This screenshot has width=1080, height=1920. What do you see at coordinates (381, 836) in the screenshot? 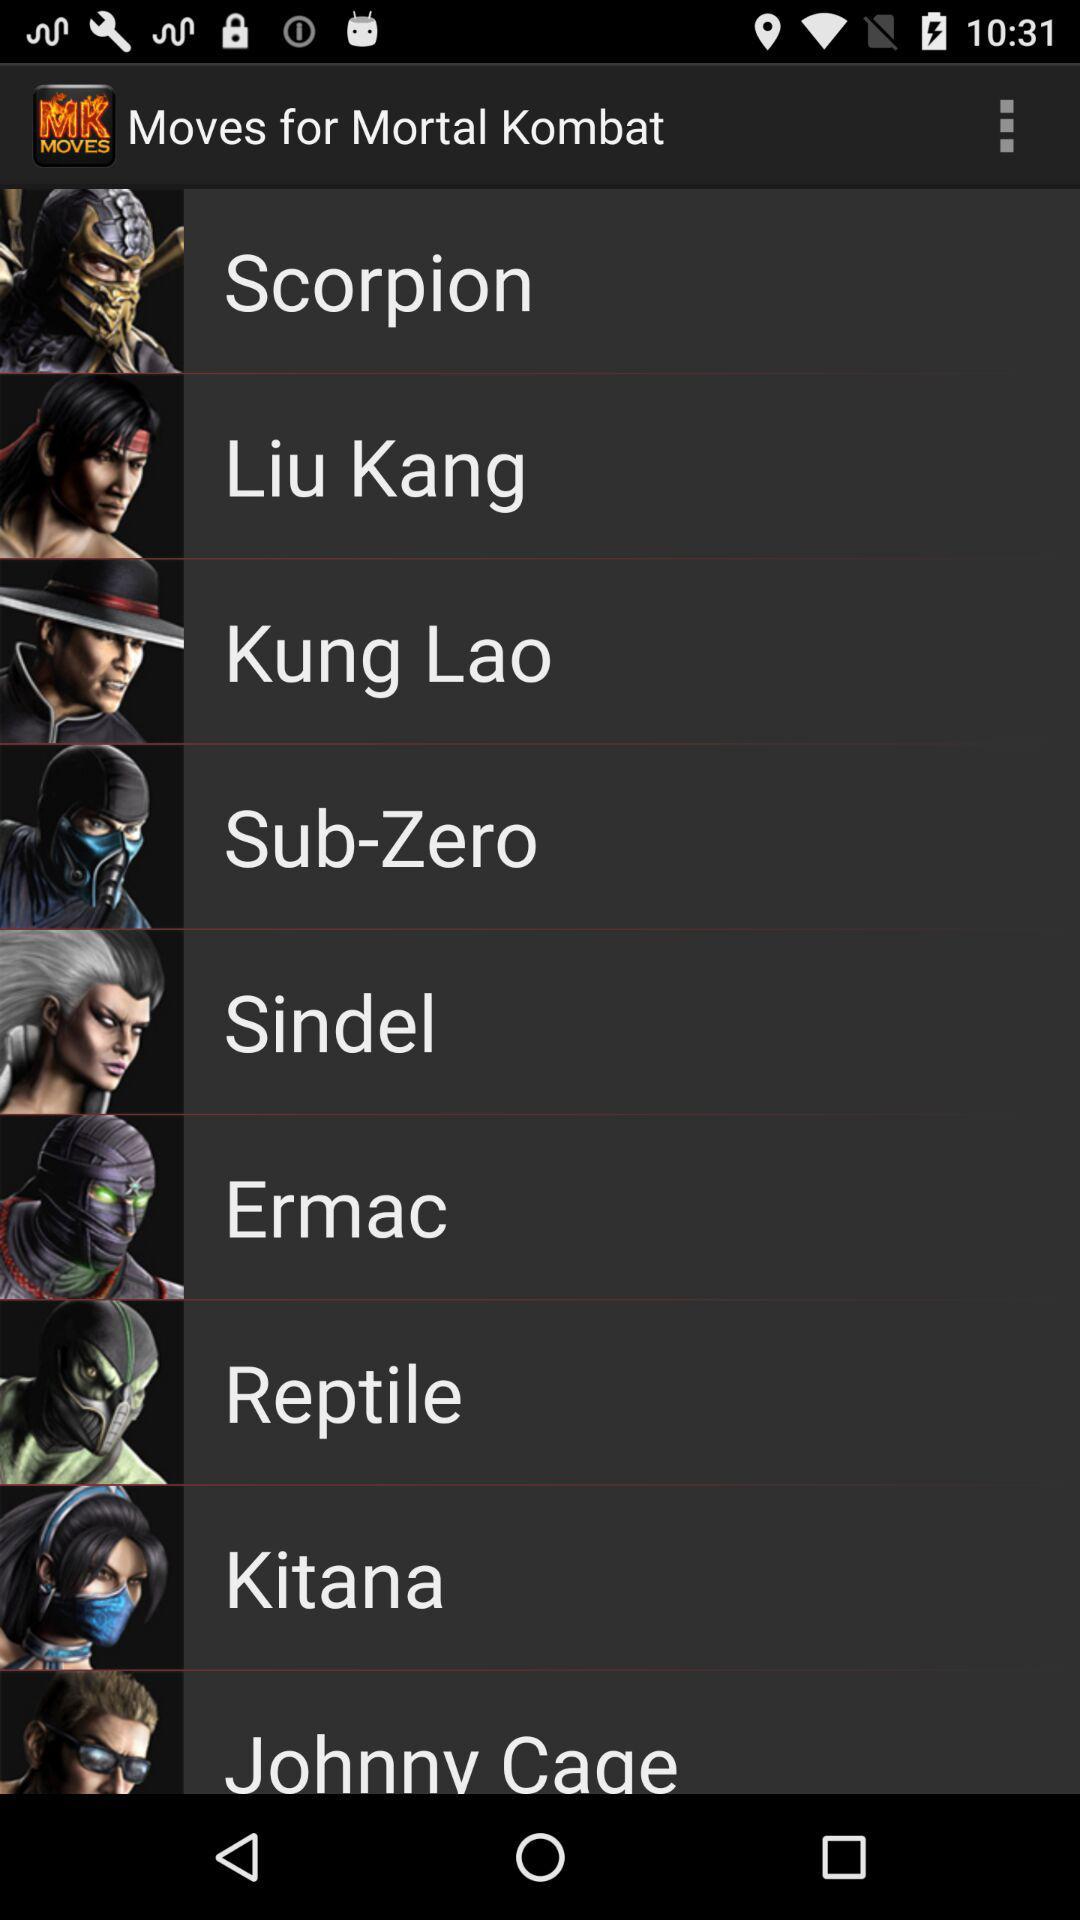
I see `the app above sindel app` at bounding box center [381, 836].